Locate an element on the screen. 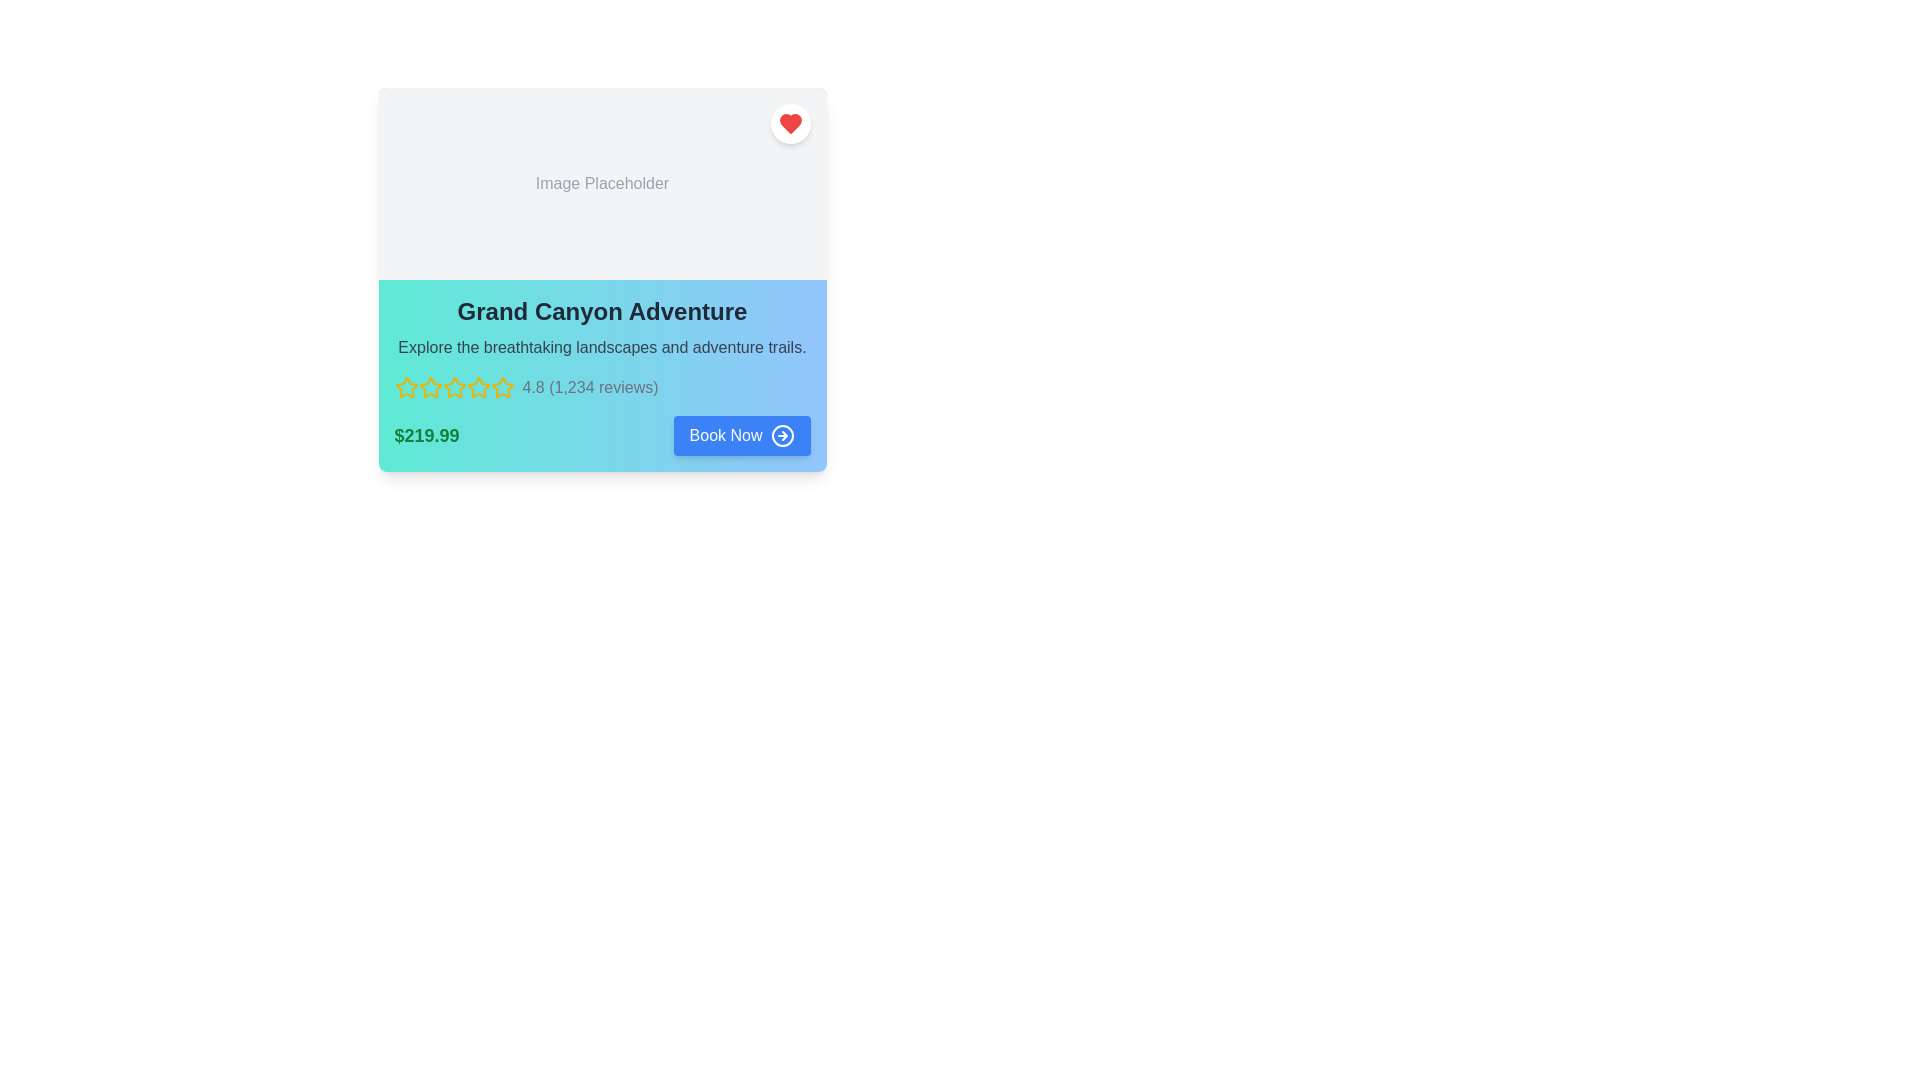  the sixth star icon indicating user ratings for the adventure, positioned as the last star on the right in the rating display is located at coordinates (477, 388).